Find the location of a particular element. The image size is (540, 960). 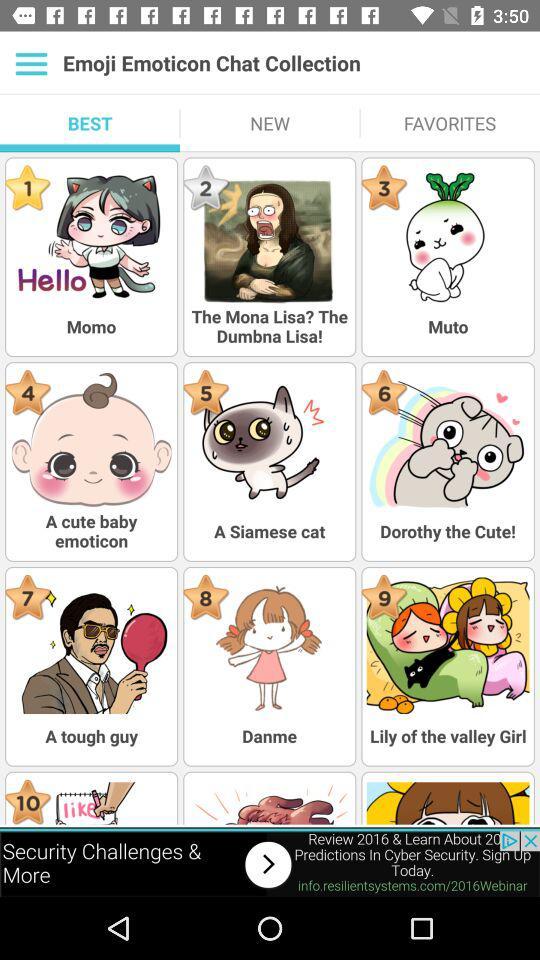

open menu is located at coordinates (30, 63).